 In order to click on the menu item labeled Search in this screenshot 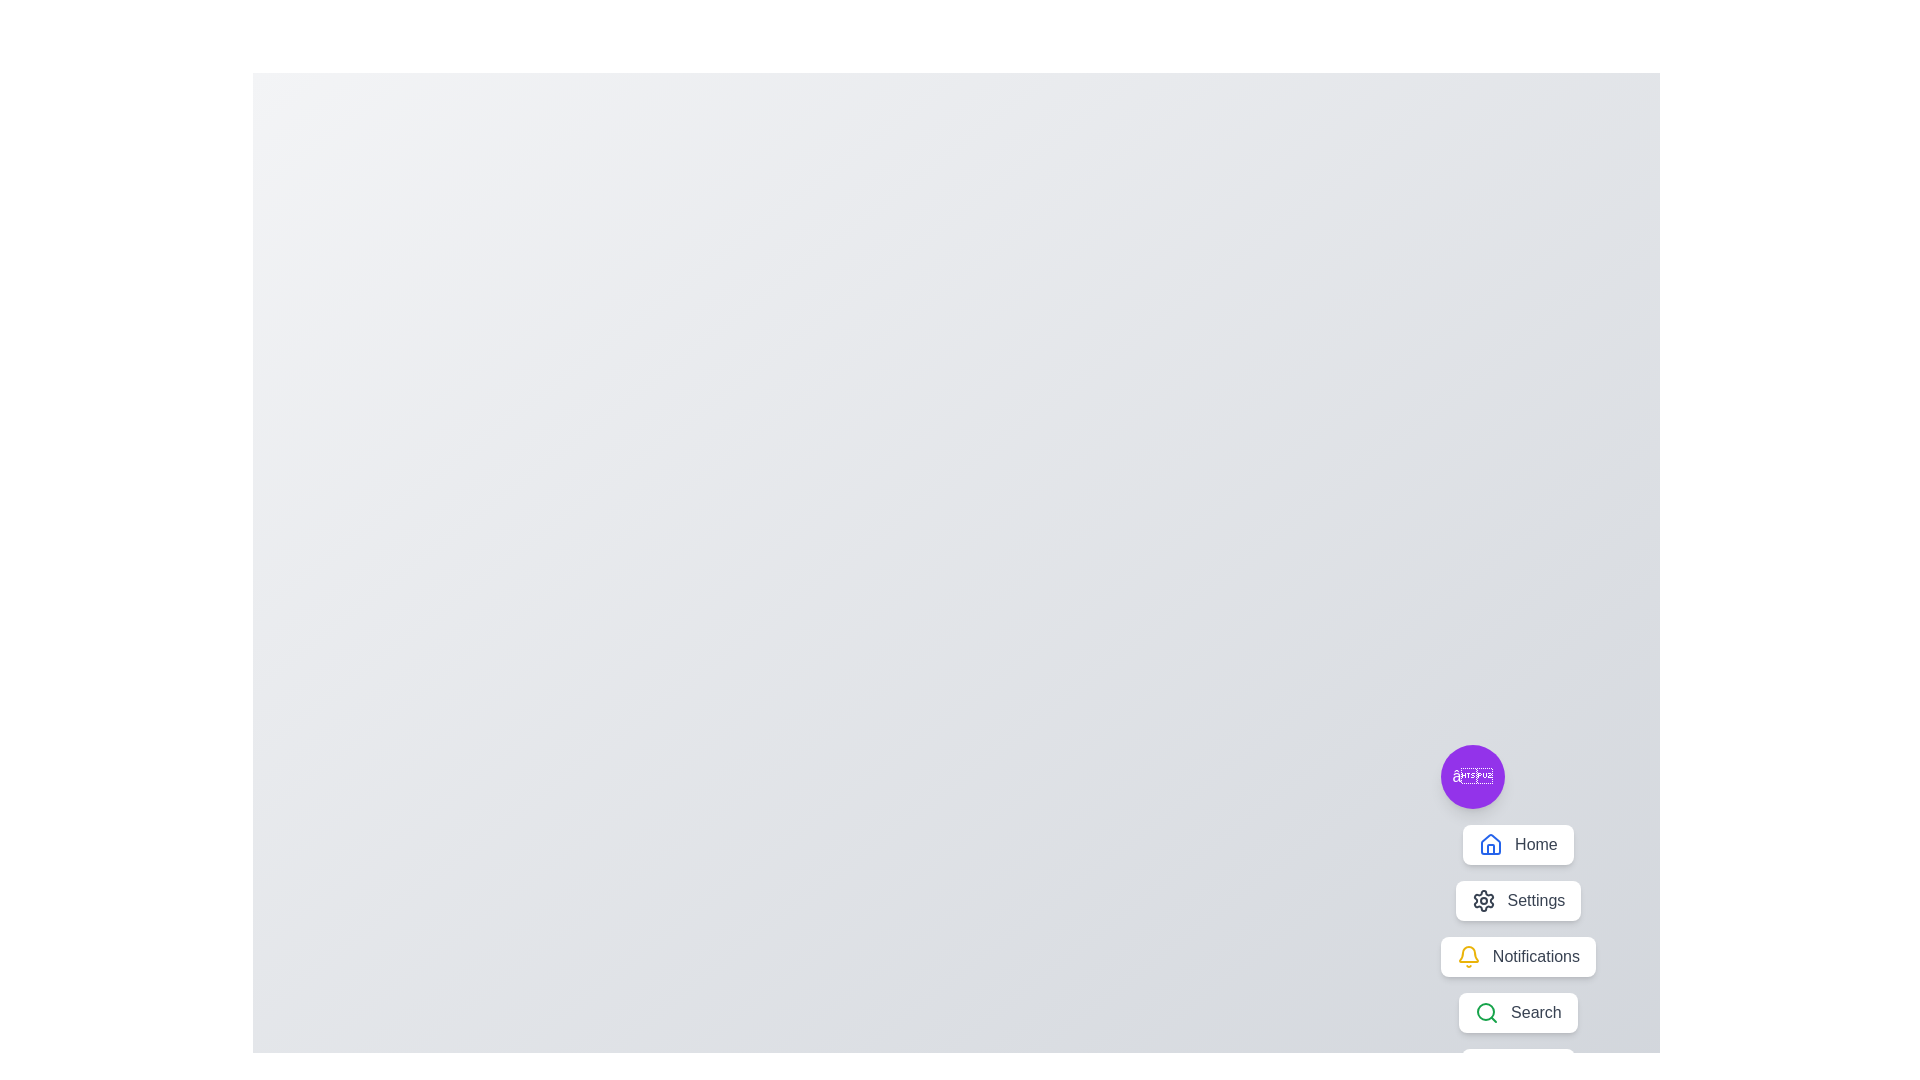, I will do `click(1517, 1013)`.